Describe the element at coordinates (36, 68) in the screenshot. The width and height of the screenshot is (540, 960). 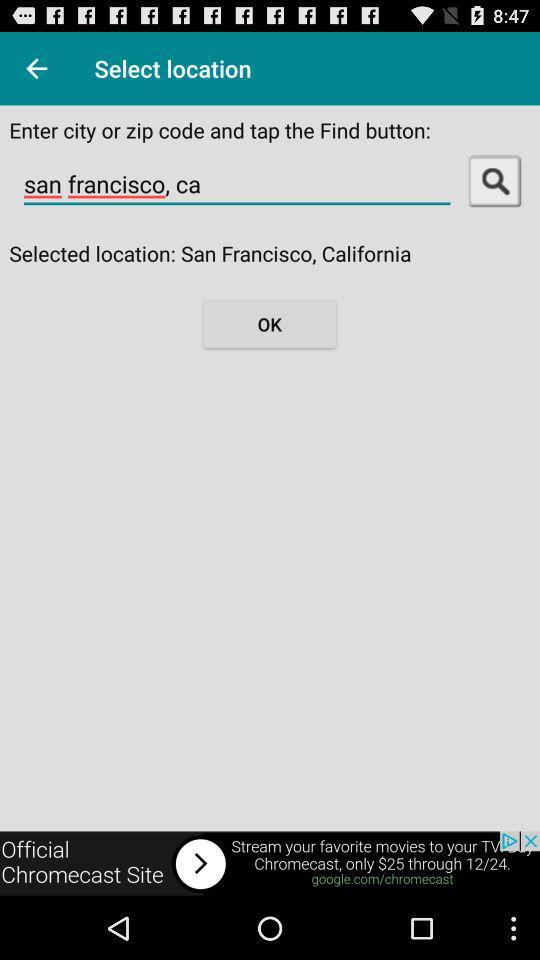
I see `rite pega` at that location.